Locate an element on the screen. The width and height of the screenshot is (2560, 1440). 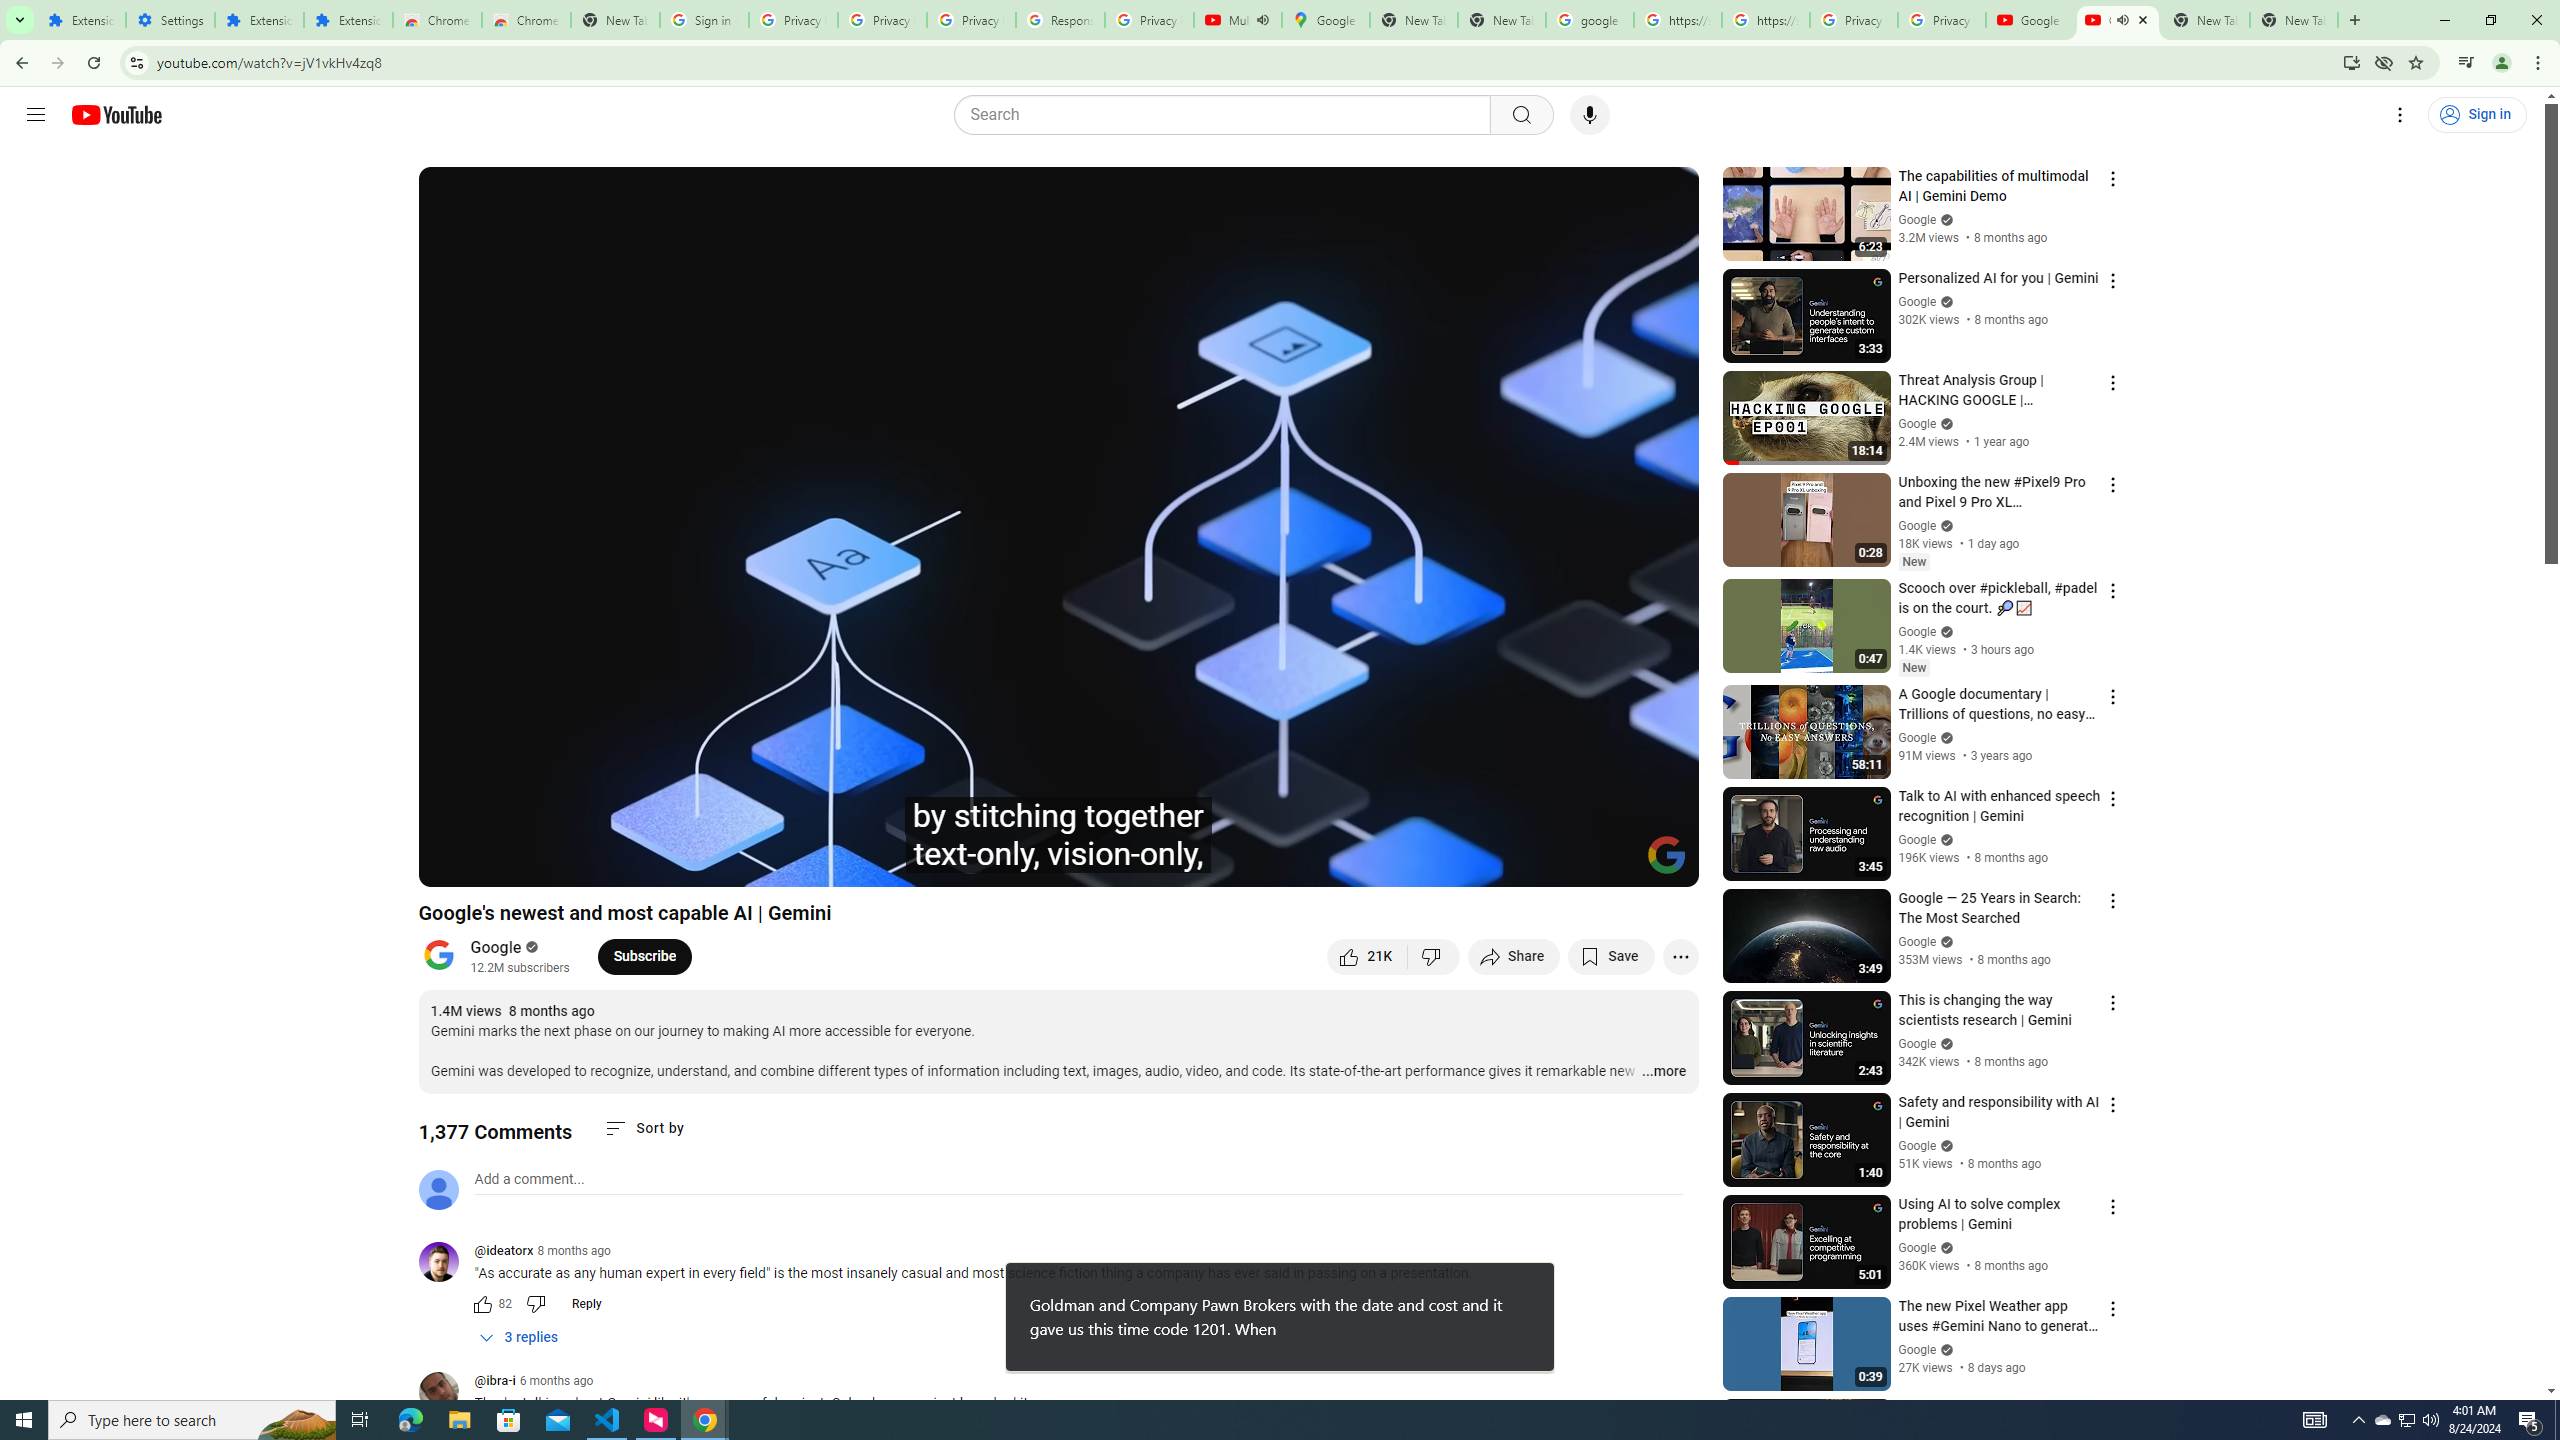
'Search with your voice' is located at coordinates (1589, 114).